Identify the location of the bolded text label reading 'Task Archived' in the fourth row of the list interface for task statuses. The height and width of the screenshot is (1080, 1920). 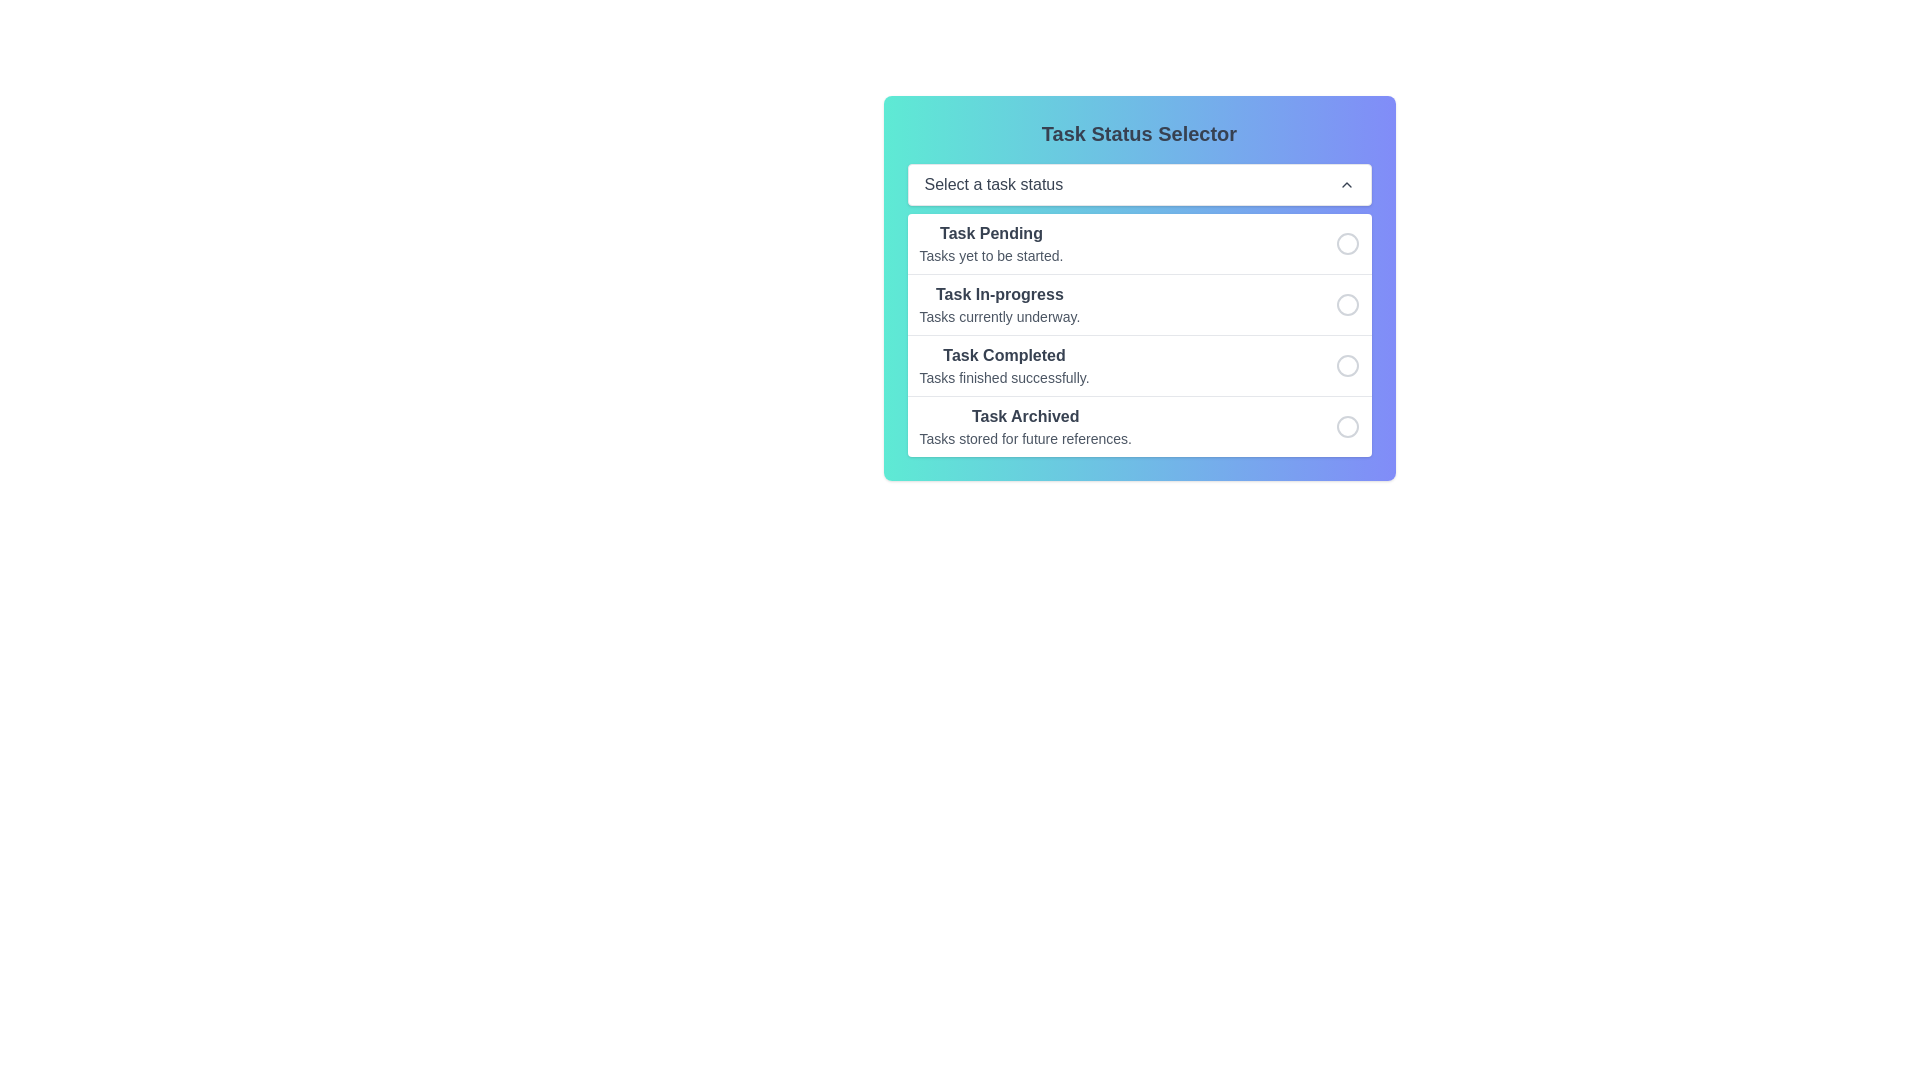
(1025, 415).